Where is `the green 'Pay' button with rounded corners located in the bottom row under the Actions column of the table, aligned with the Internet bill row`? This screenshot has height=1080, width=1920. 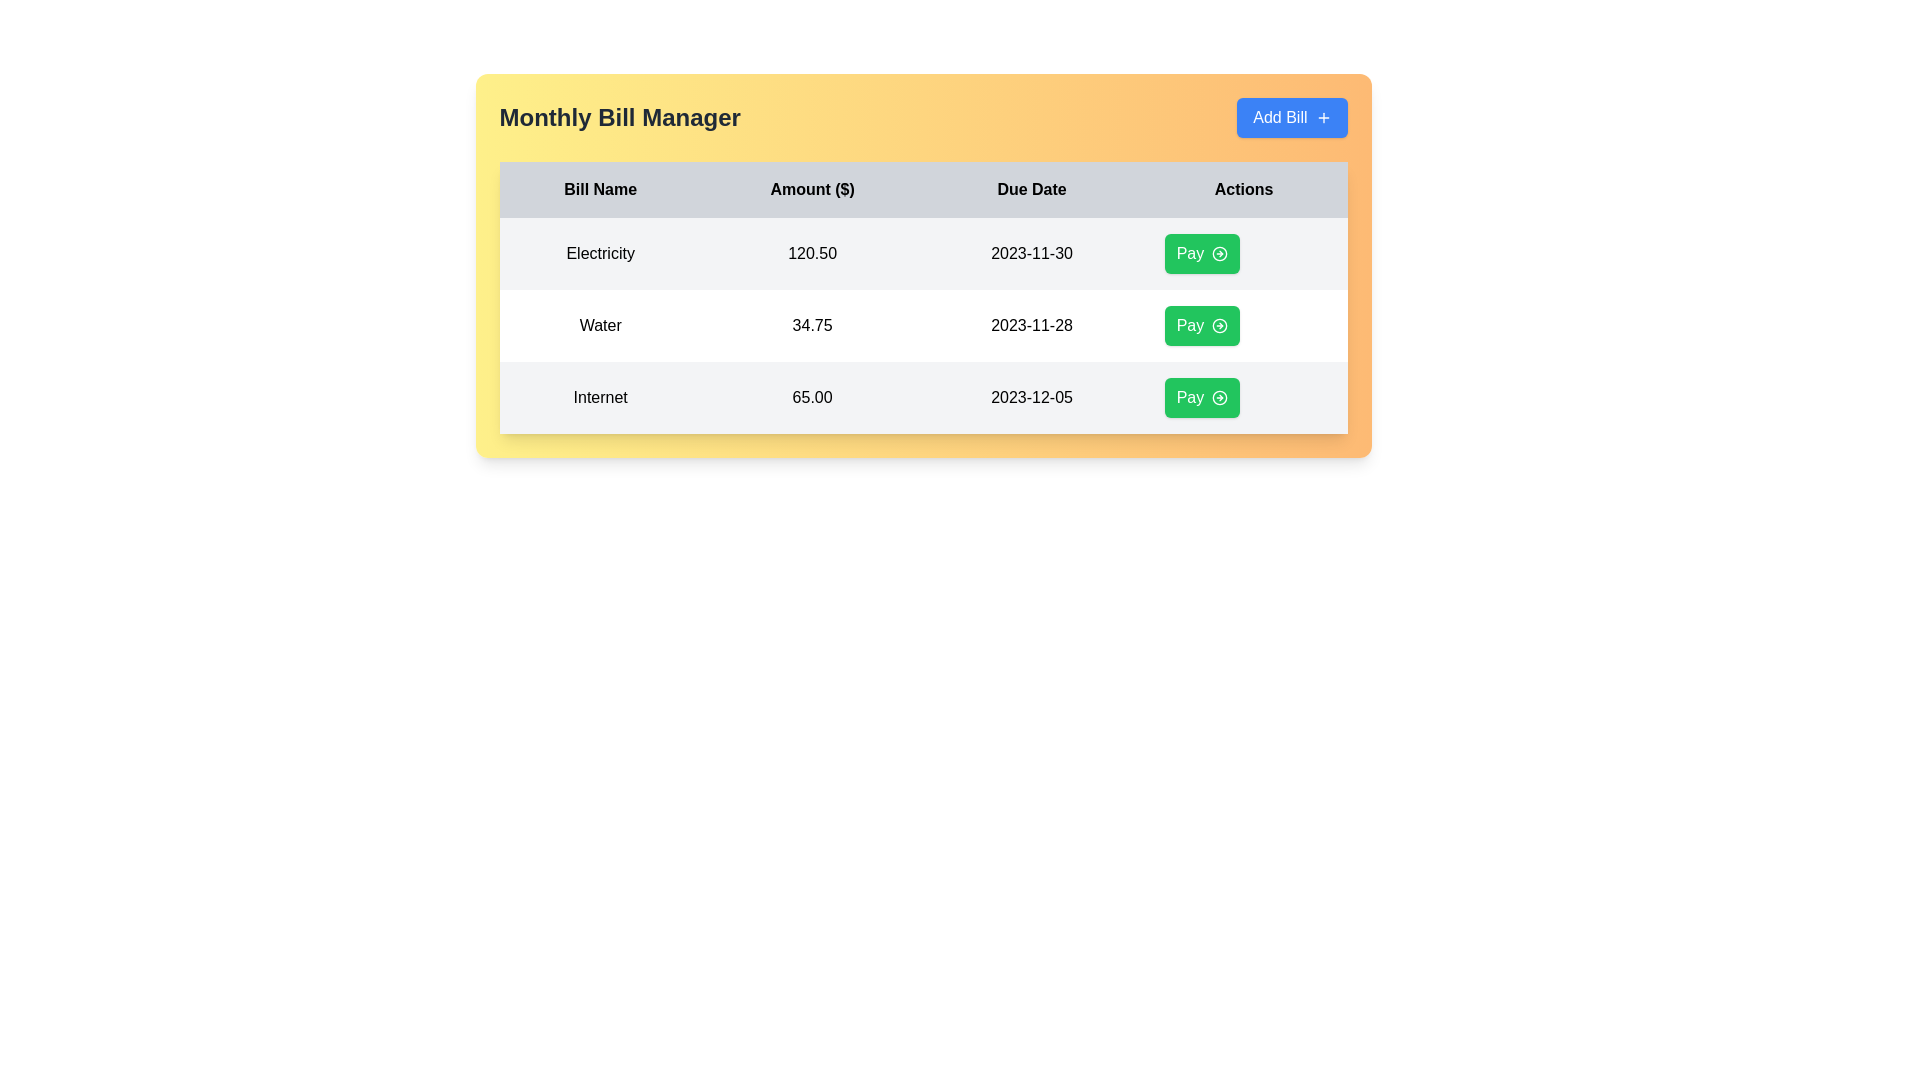
the green 'Pay' button with rounded corners located in the bottom row under the Actions column of the table, aligned with the Internet bill row is located at coordinates (1243, 397).